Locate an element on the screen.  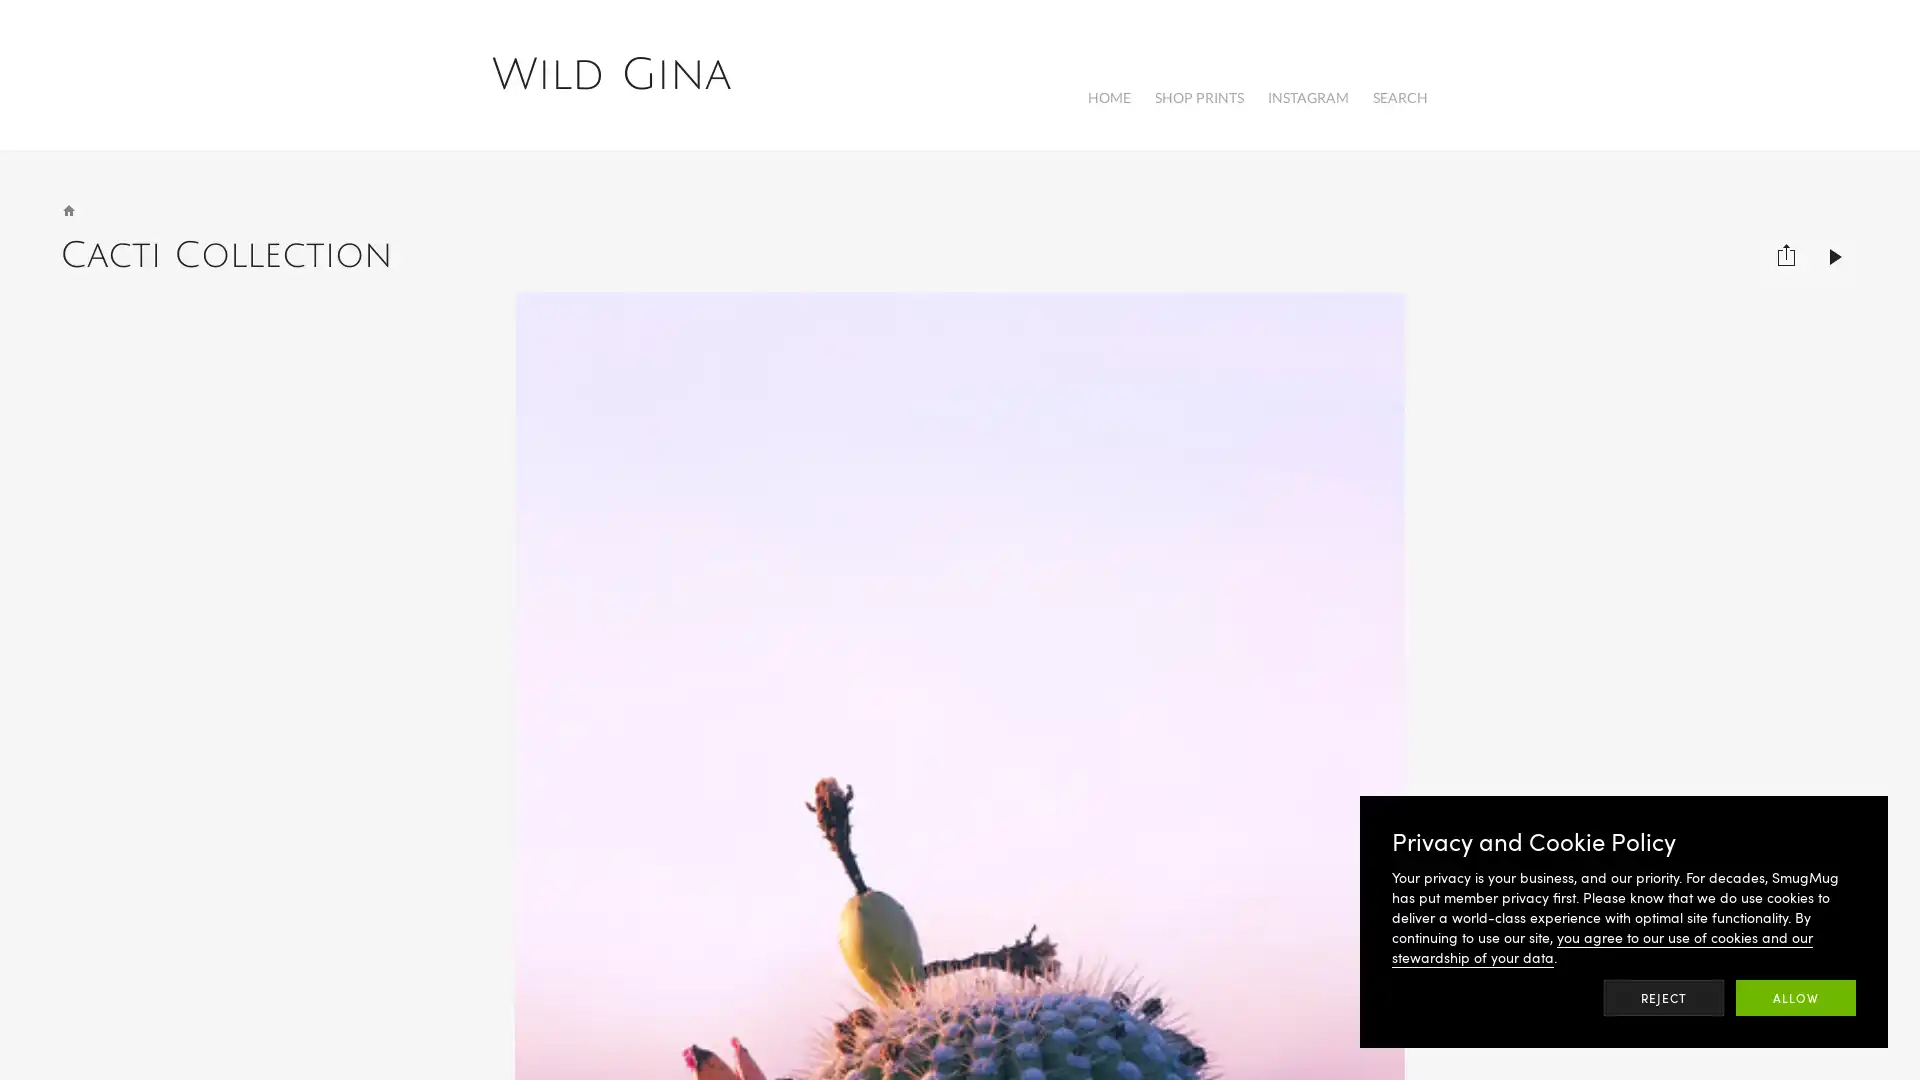
ALLOW is located at coordinates (1795, 998).